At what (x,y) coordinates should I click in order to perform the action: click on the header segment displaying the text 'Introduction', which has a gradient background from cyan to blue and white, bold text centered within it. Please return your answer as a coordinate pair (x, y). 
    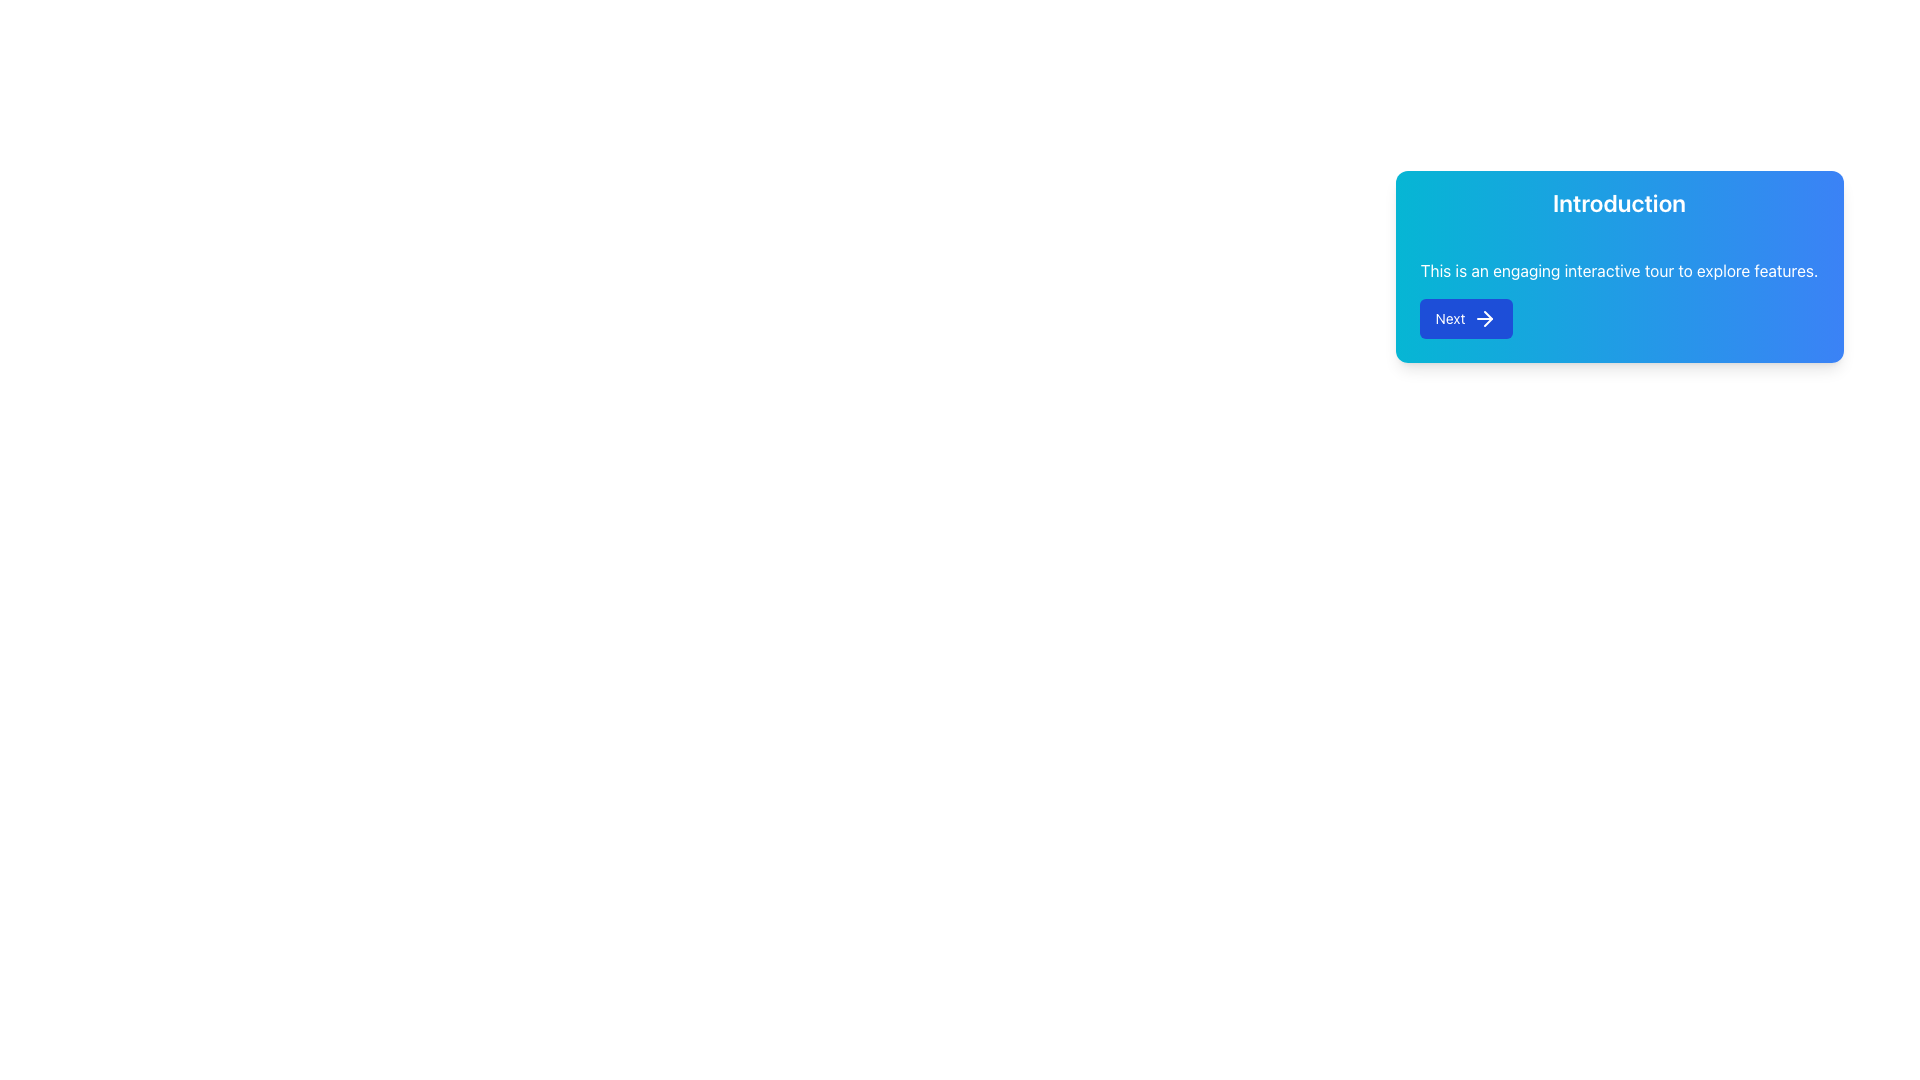
    Looking at the image, I should click on (1619, 203).